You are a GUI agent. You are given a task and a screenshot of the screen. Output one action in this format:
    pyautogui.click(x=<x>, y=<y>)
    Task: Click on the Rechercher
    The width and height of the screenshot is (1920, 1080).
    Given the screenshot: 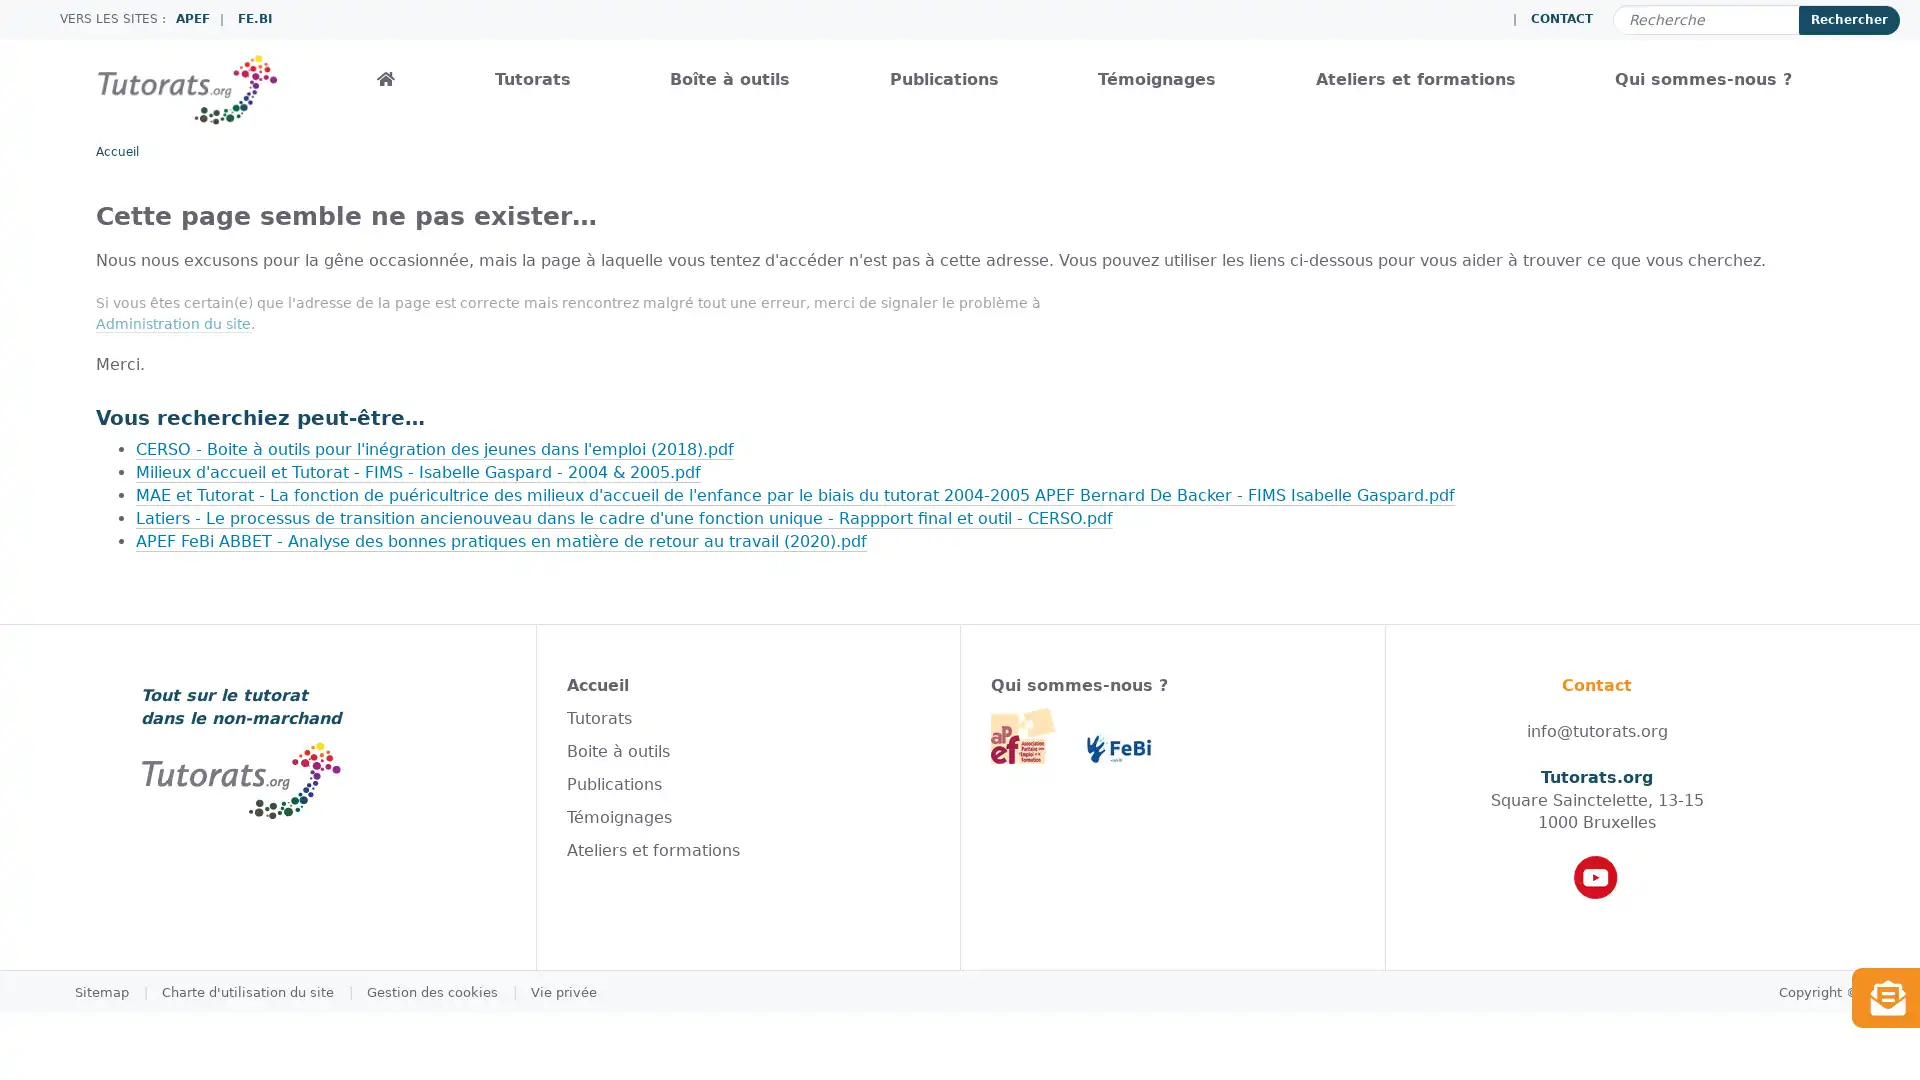 What is the action you would take?
    pyautogui.click(x=1848, y=19)
    